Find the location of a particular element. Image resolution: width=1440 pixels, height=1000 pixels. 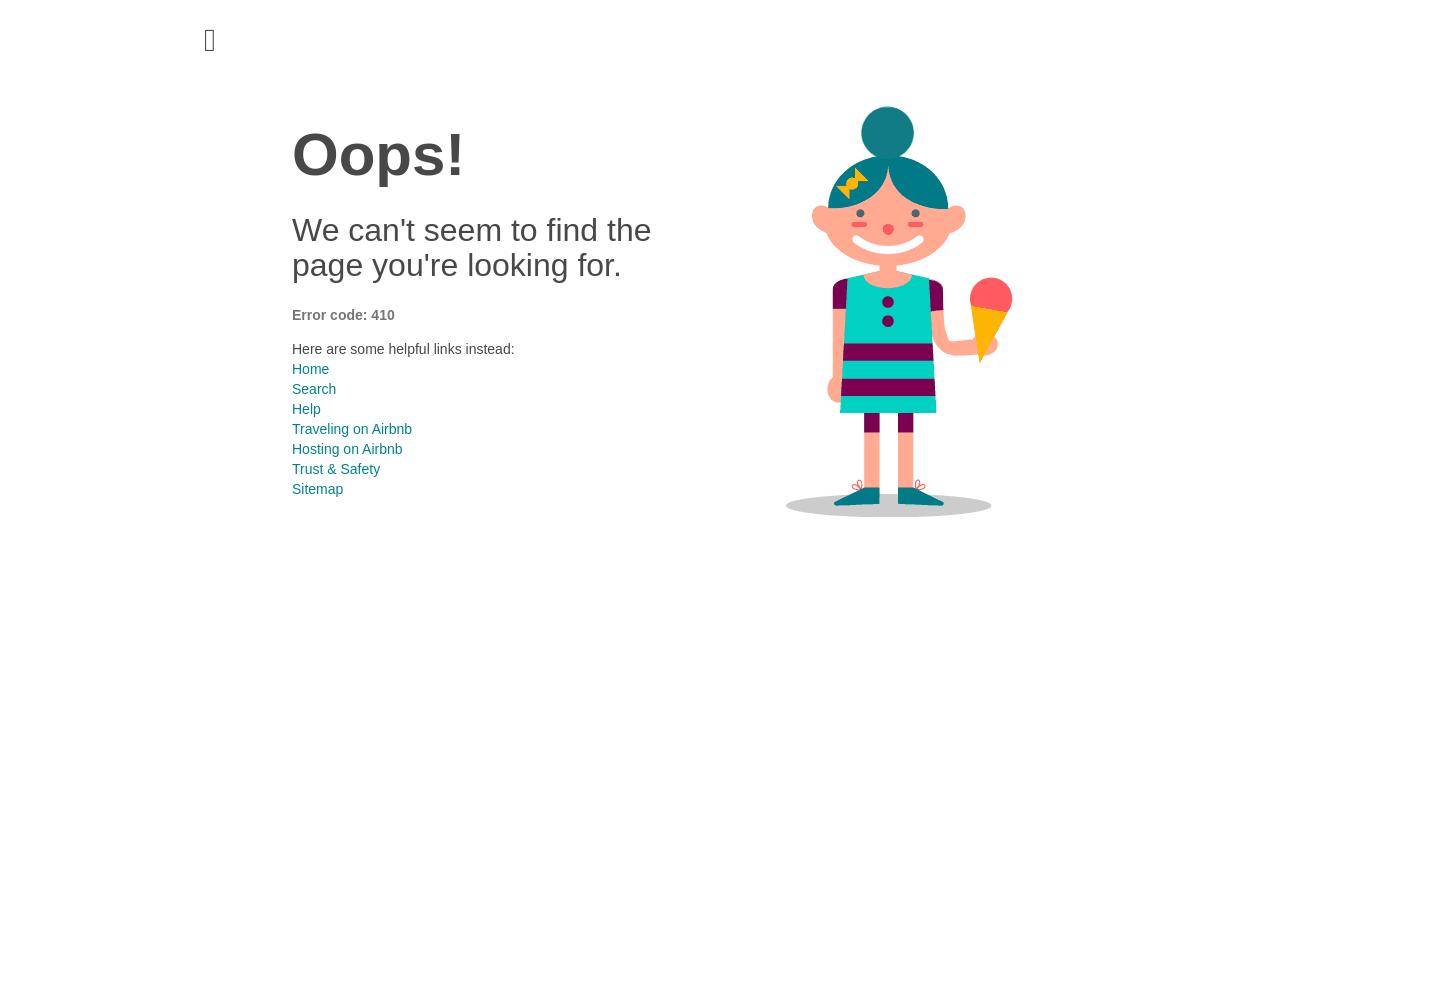

'Traveling on Airbnb' is located at coordinates (291, 428).